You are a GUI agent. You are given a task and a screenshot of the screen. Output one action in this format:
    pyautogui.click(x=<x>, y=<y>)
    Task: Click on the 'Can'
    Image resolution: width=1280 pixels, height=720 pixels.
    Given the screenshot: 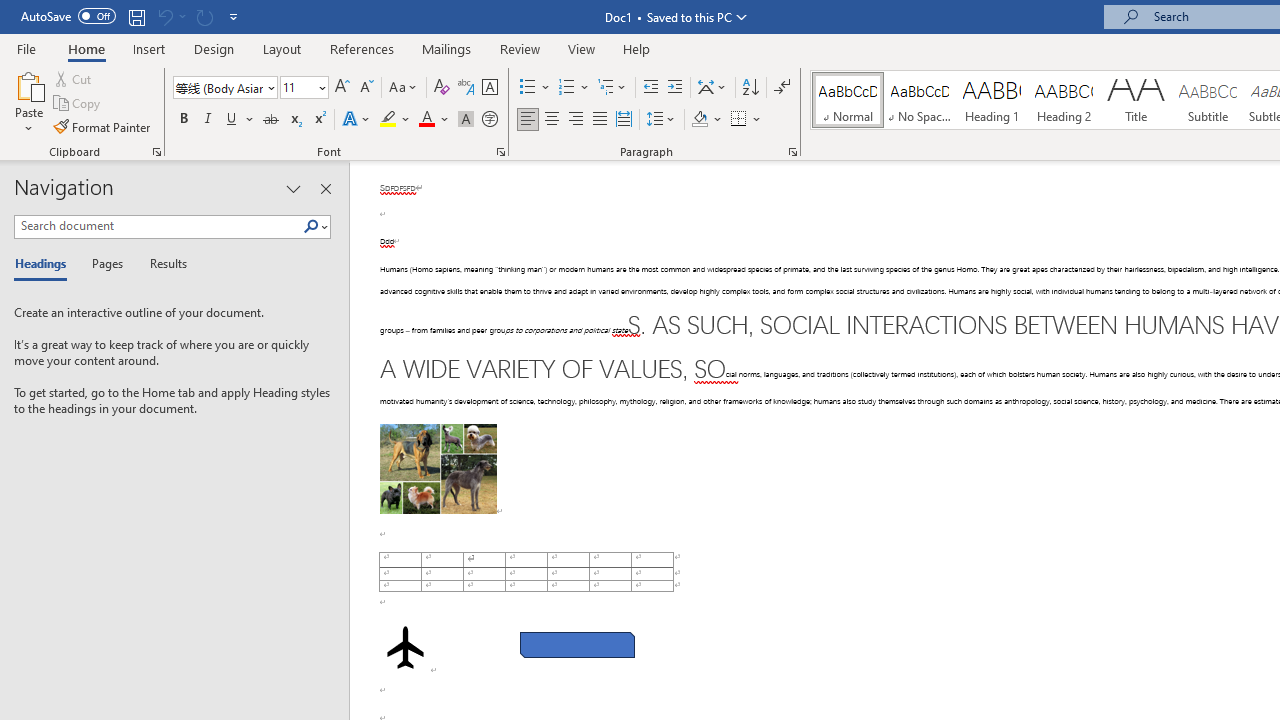 What is the action you would take?
    pyautogui.click(x=164, y=16)
    